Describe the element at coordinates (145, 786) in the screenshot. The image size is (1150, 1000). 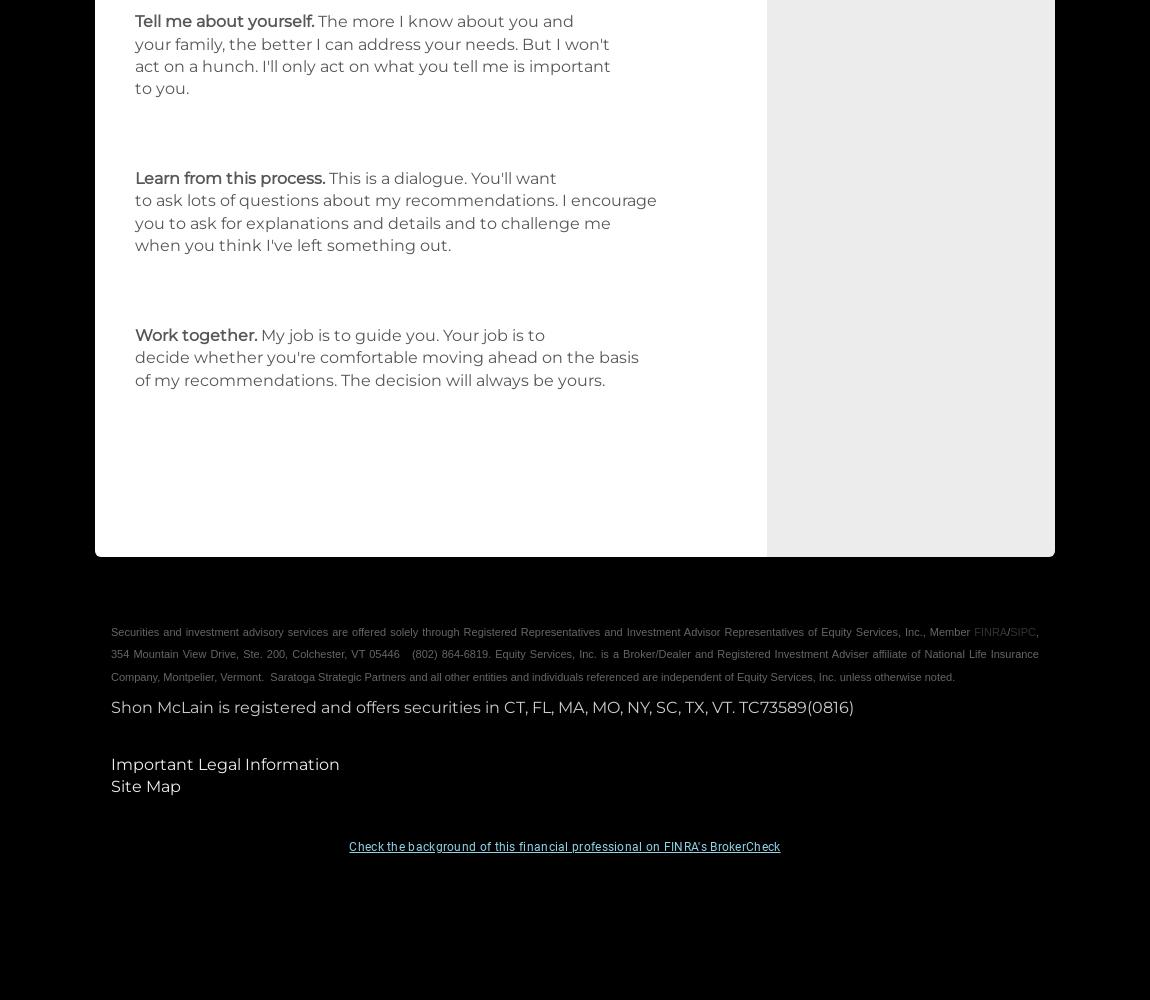
I see `'Site Map'` at that location.